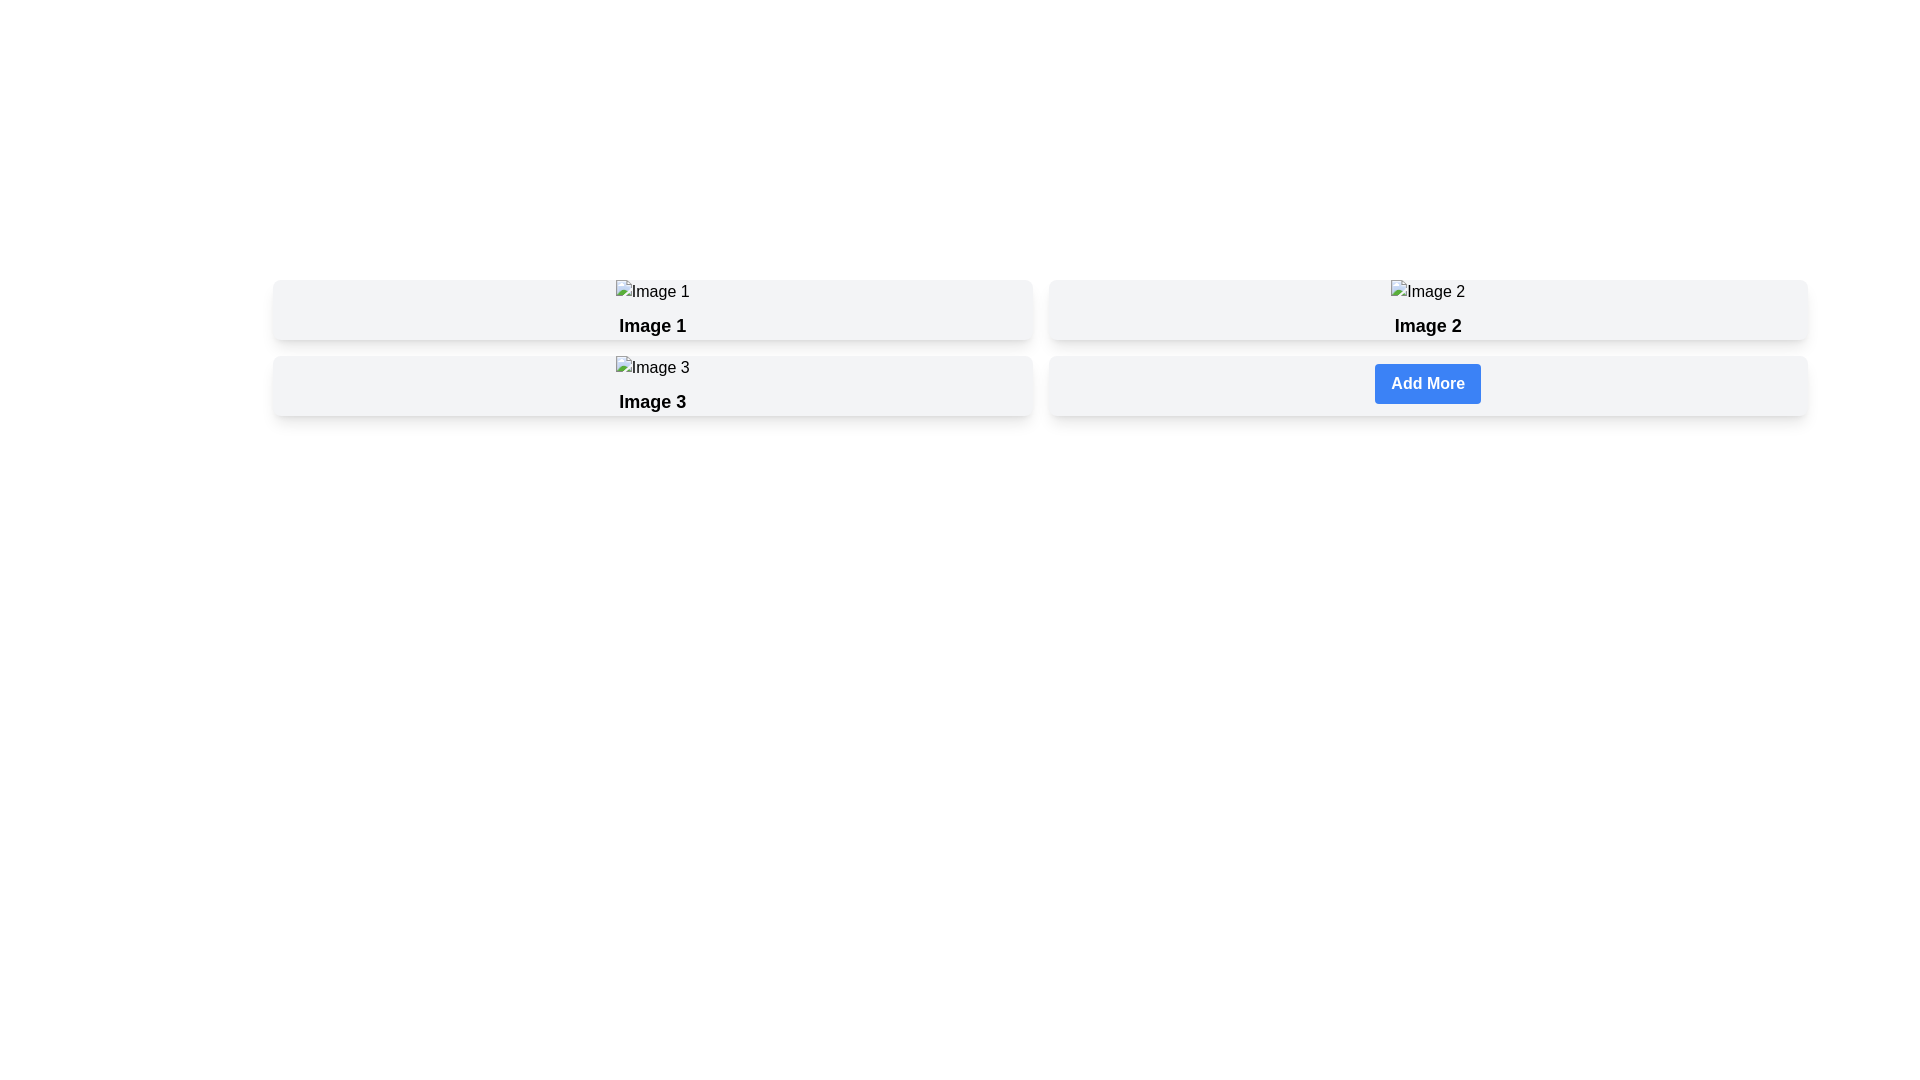 The width and height of the screenshot is (1920, 1080). I want to click on the descriptive text label located beneath the image thumbnail labeled 'Image 2', so click(1427, 325).